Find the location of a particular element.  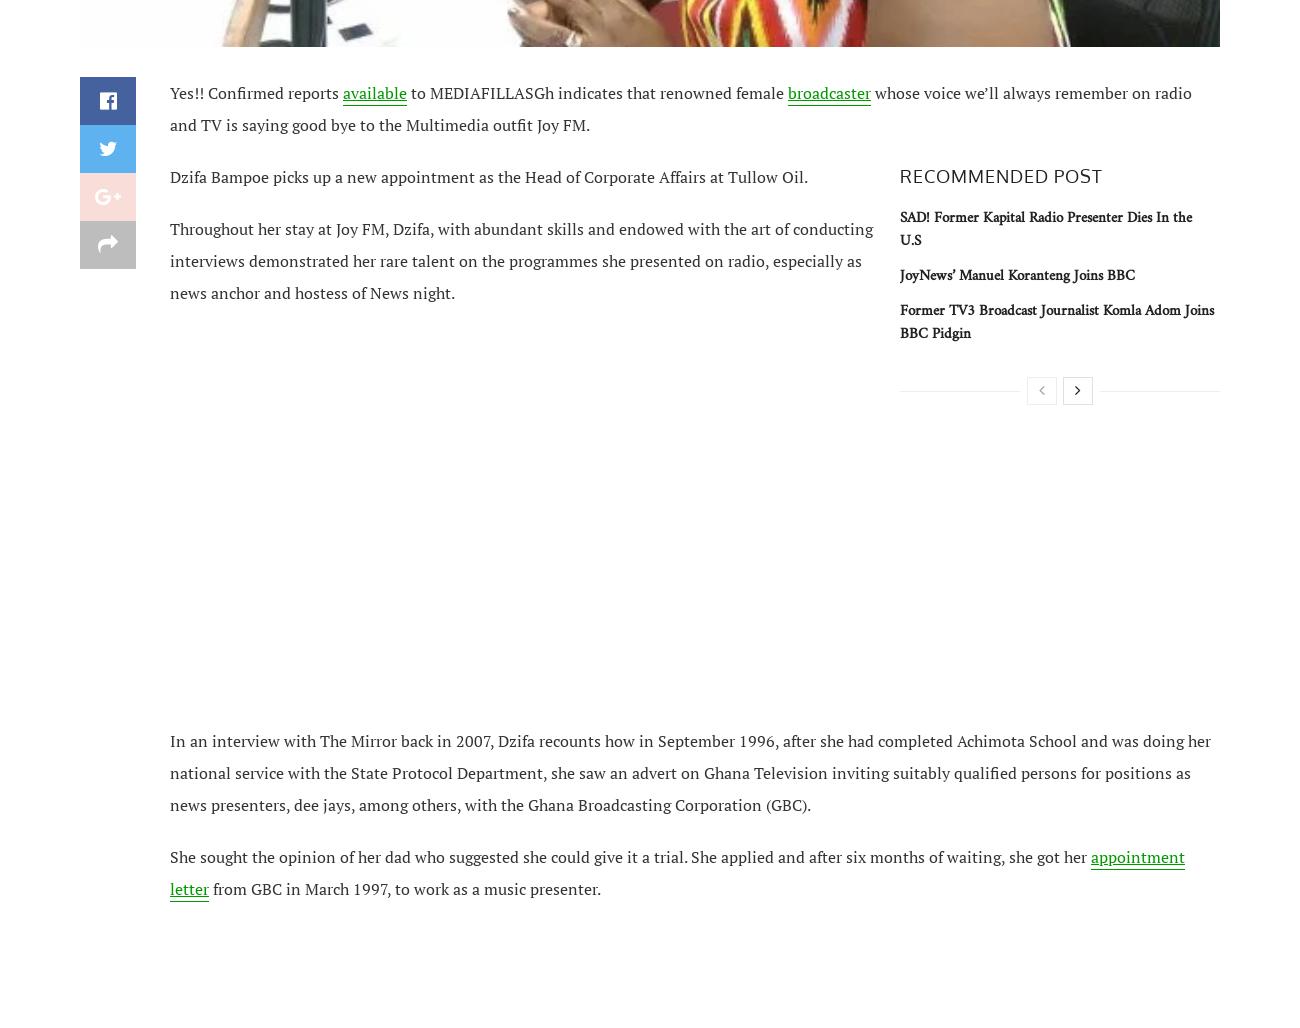

'broadcaster' is located at coordinates (829, 91).